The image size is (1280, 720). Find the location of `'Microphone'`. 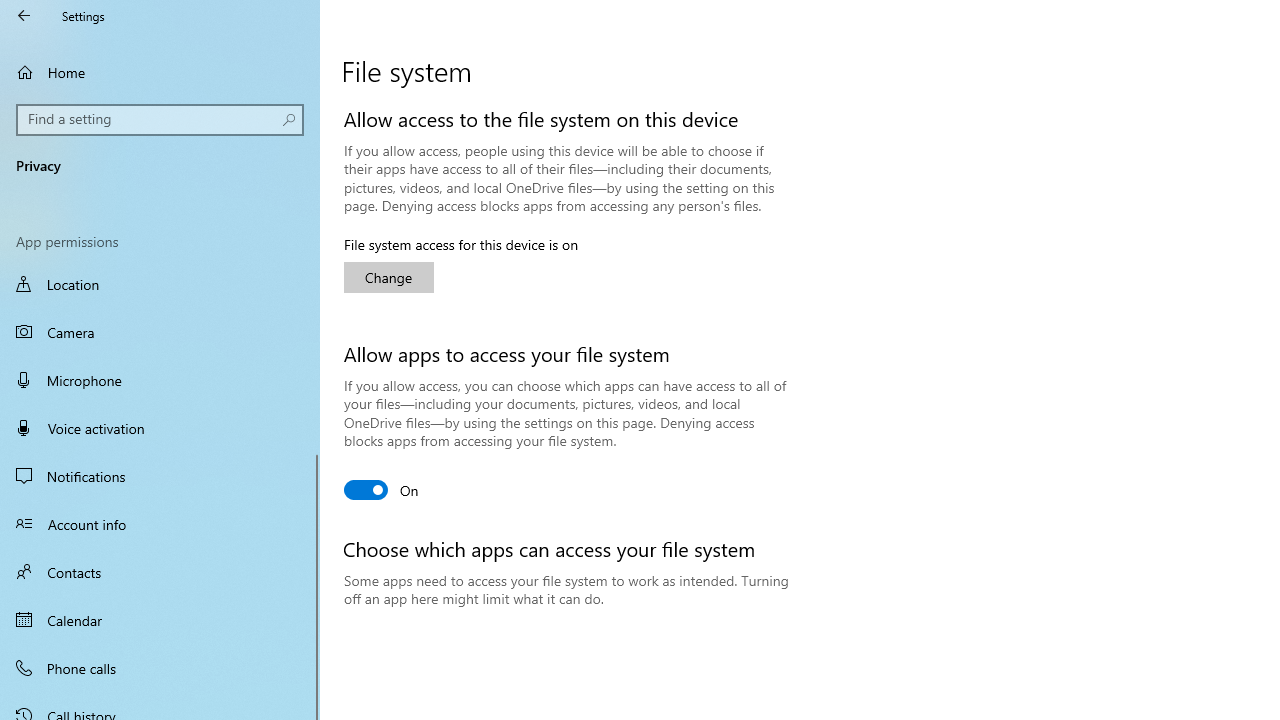

'Microphone' is located at coordinates (160, 379).